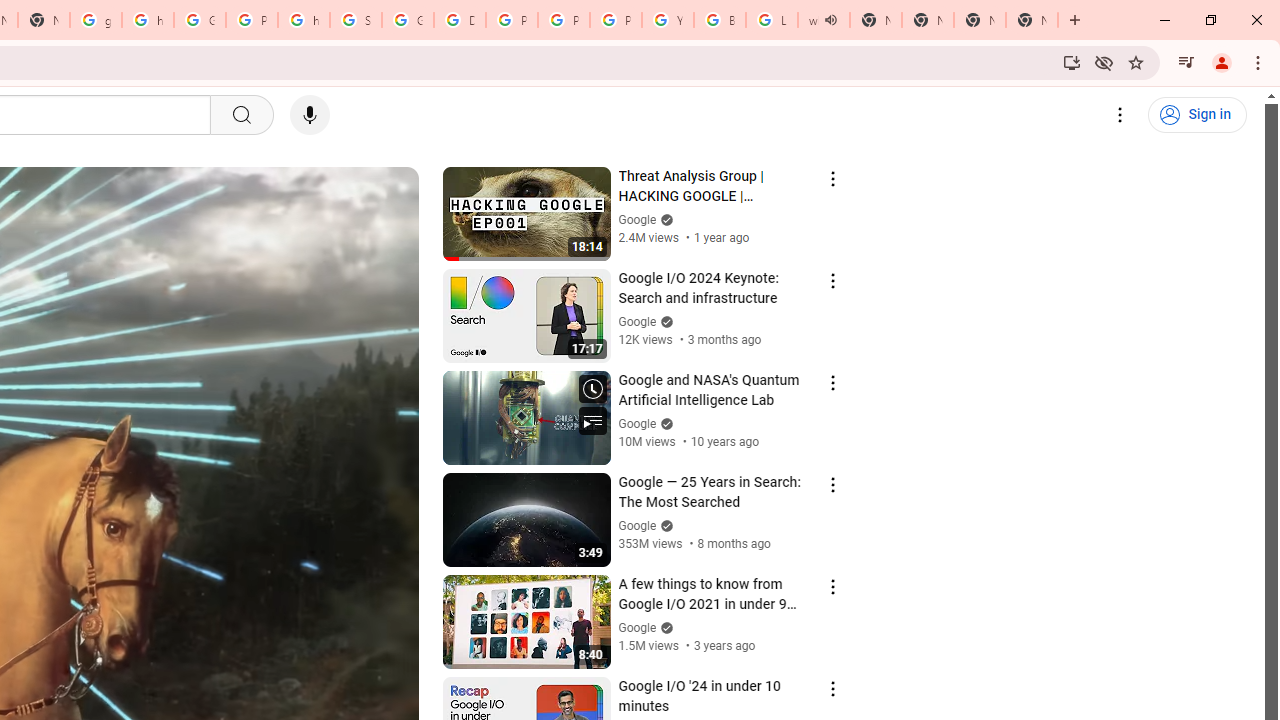 The image size is (1280, 720). What do you see at coordinates (1185, 61) in the screenshot?
I see `'Control your music, videos, and more'` at bounding box center [1185, 61].